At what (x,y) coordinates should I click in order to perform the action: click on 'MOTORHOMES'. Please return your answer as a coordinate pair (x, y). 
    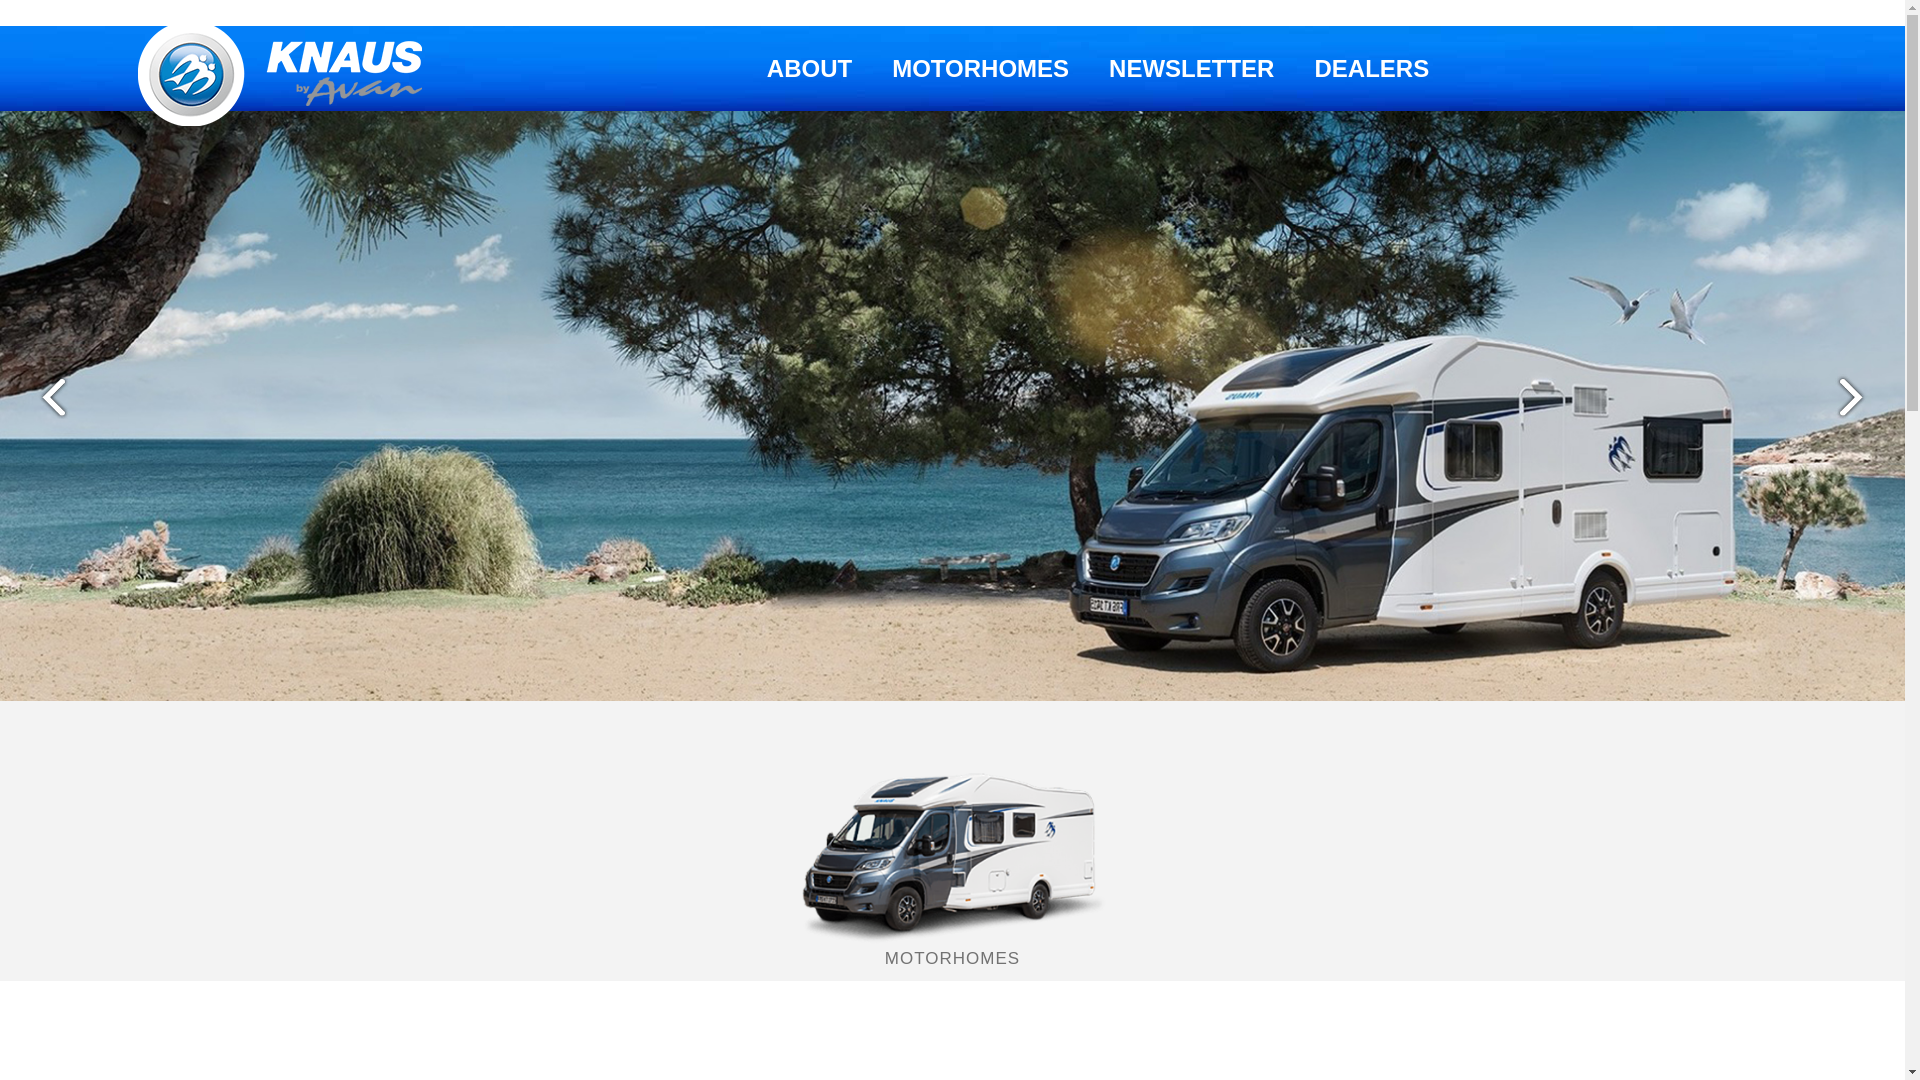
    Looking at the image, I should click on (951, 838).